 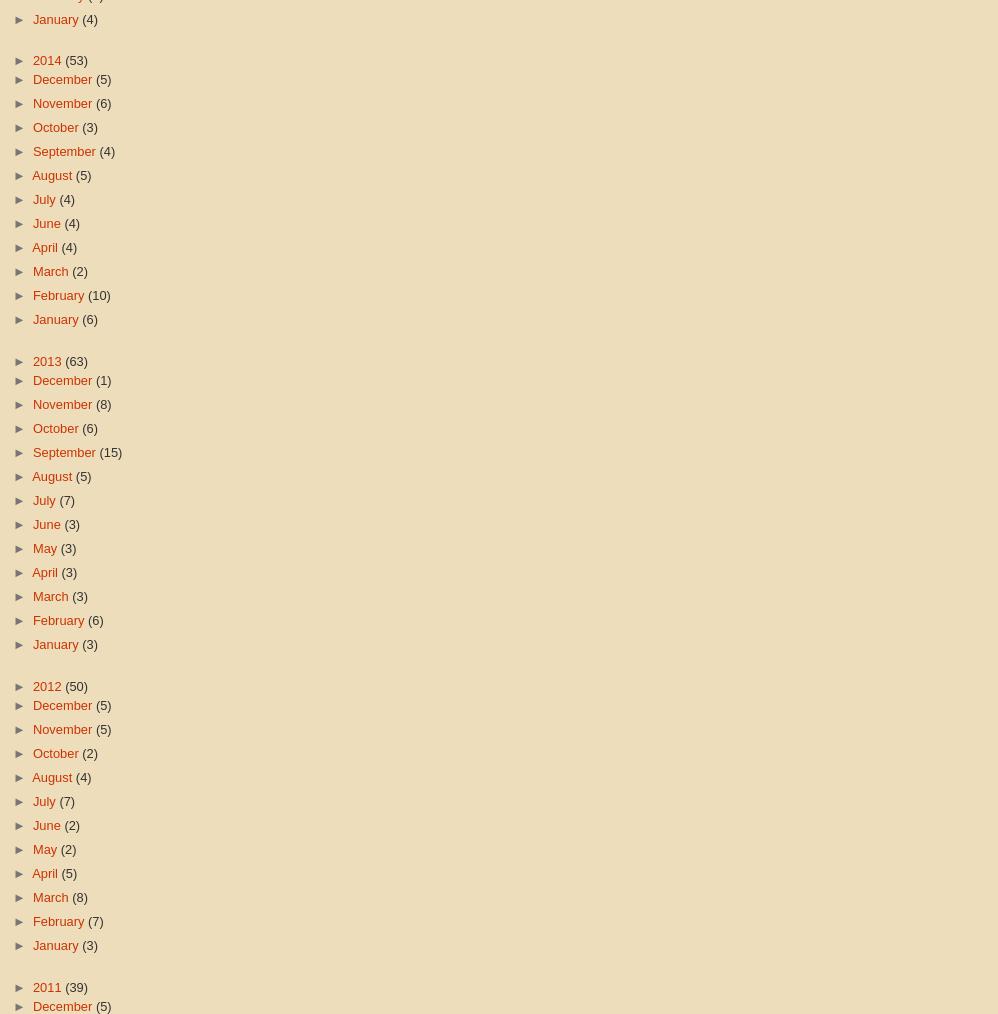 I want to click on '(53)', so click(x=63, y=58).